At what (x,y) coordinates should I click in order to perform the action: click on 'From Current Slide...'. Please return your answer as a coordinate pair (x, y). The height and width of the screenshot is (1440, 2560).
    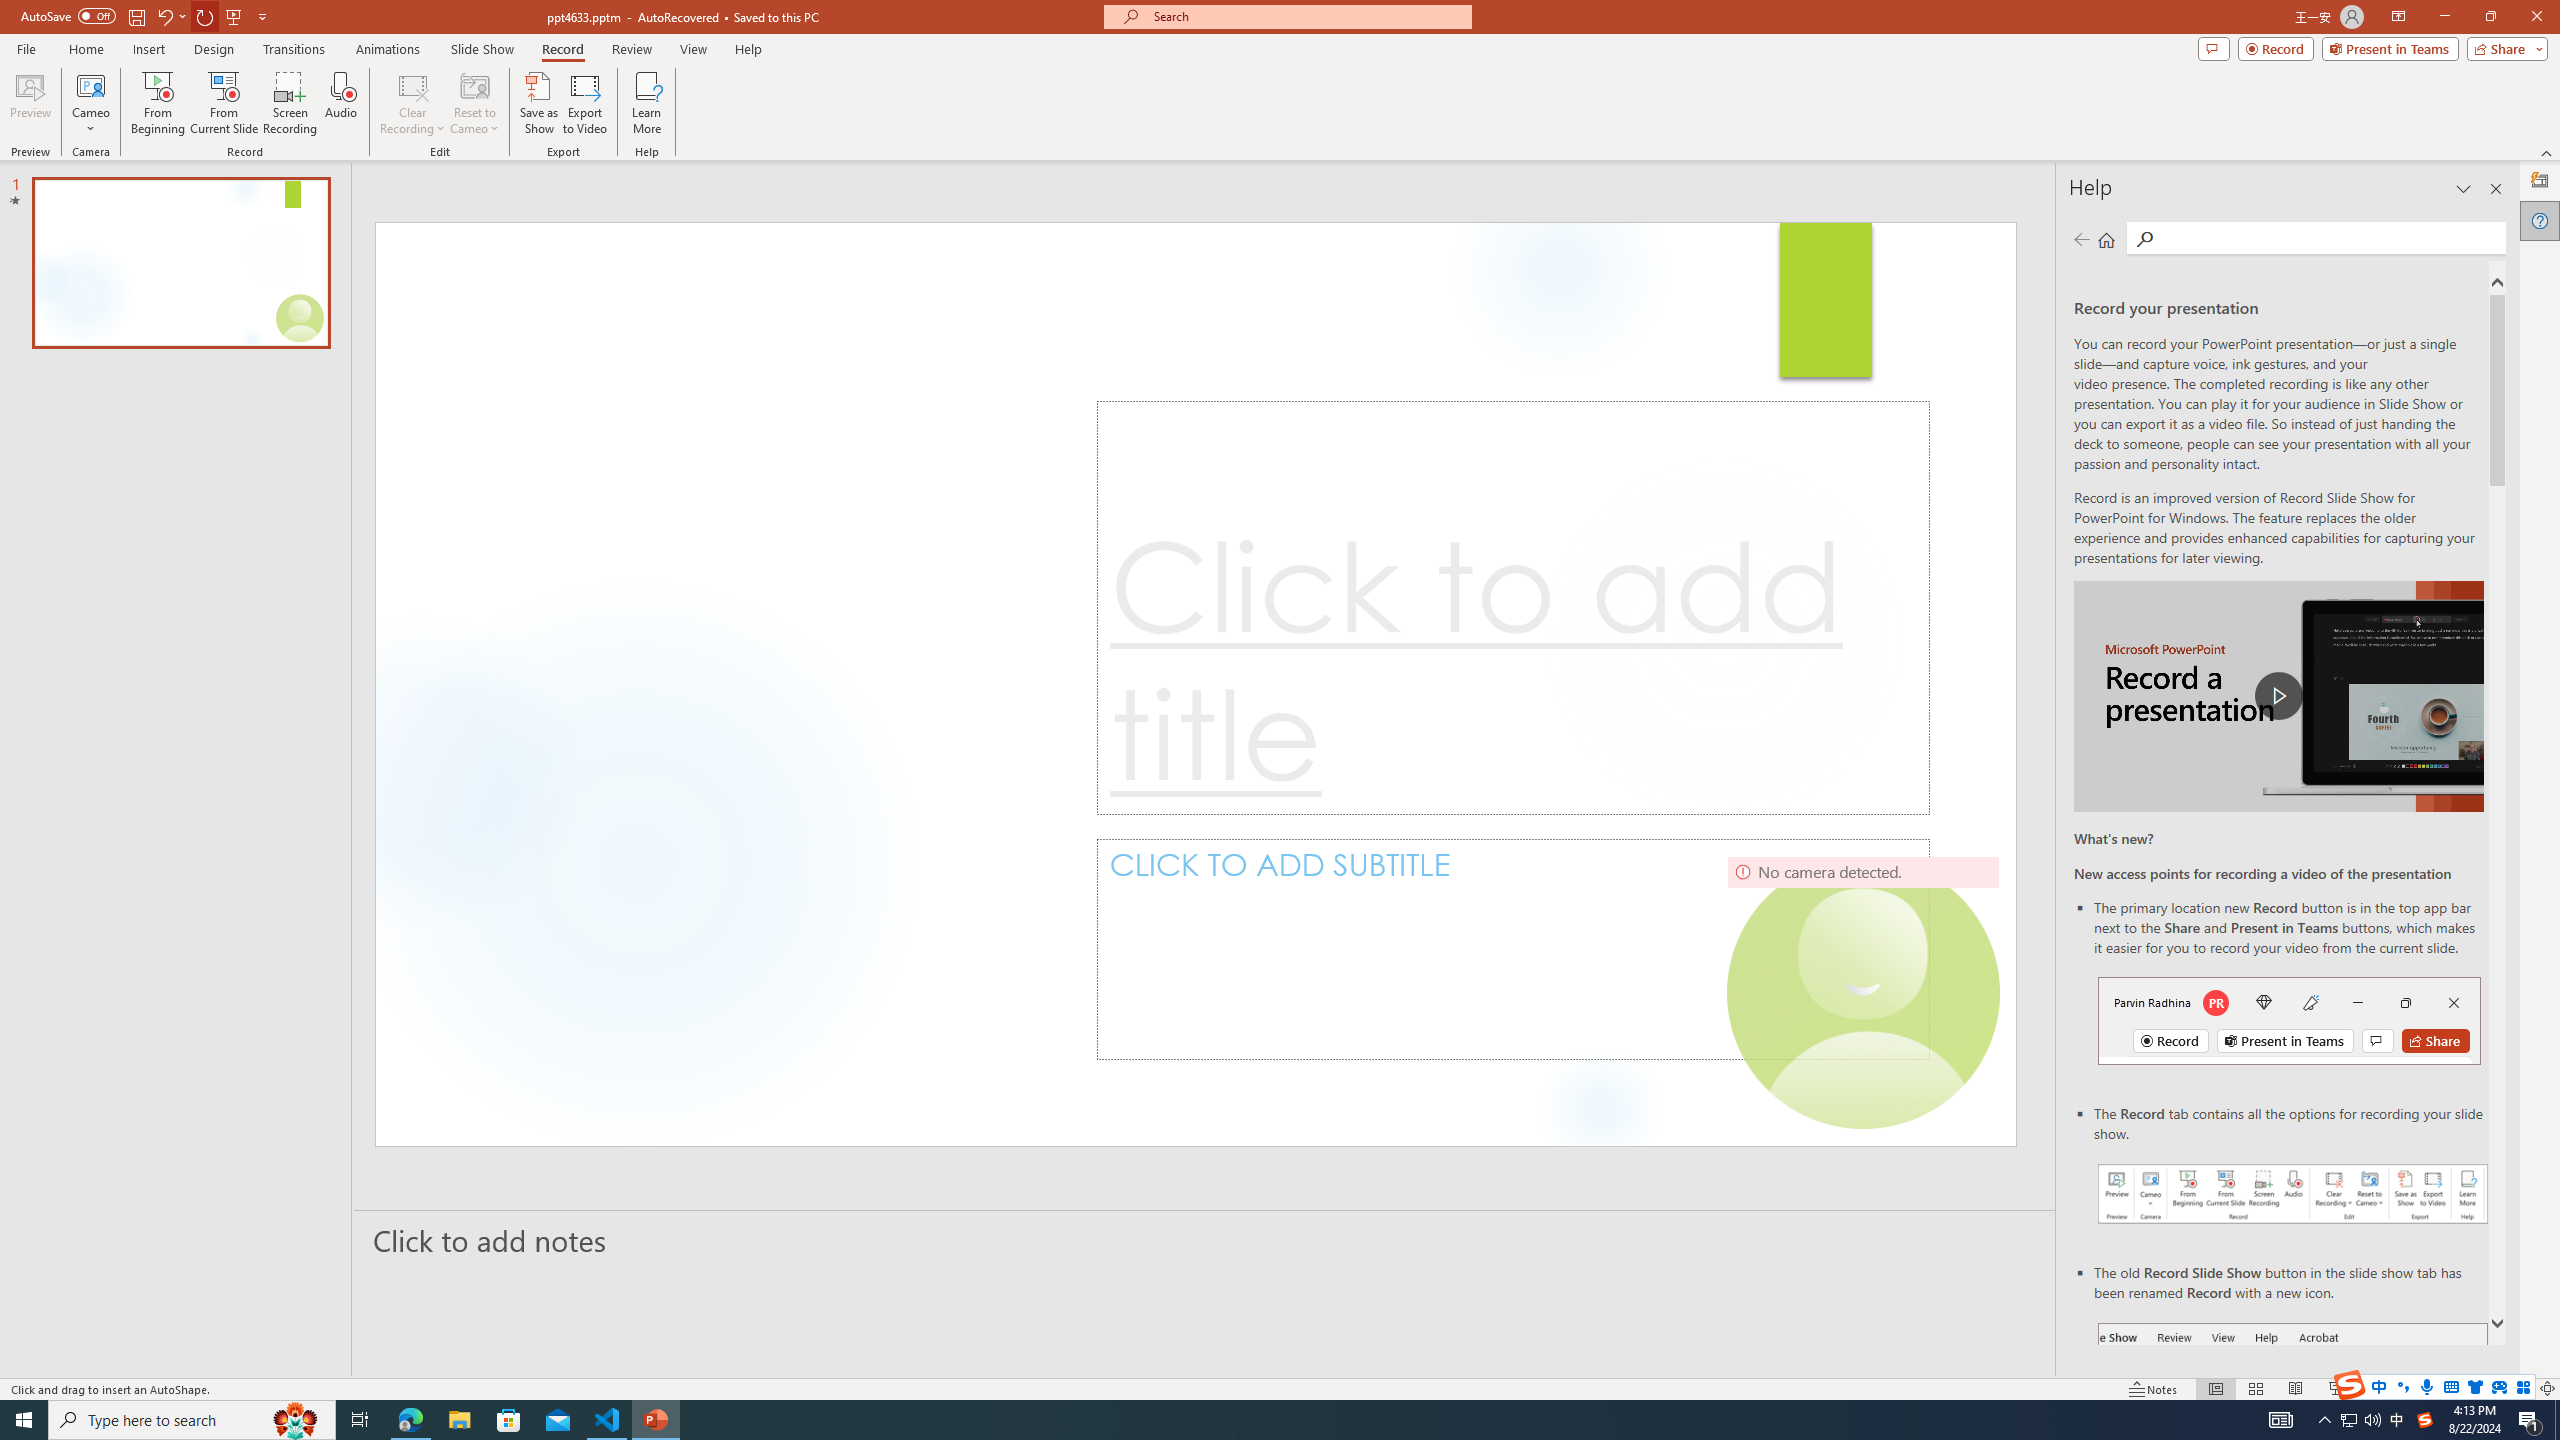
    Looking at the image, I should click on (224, 103).